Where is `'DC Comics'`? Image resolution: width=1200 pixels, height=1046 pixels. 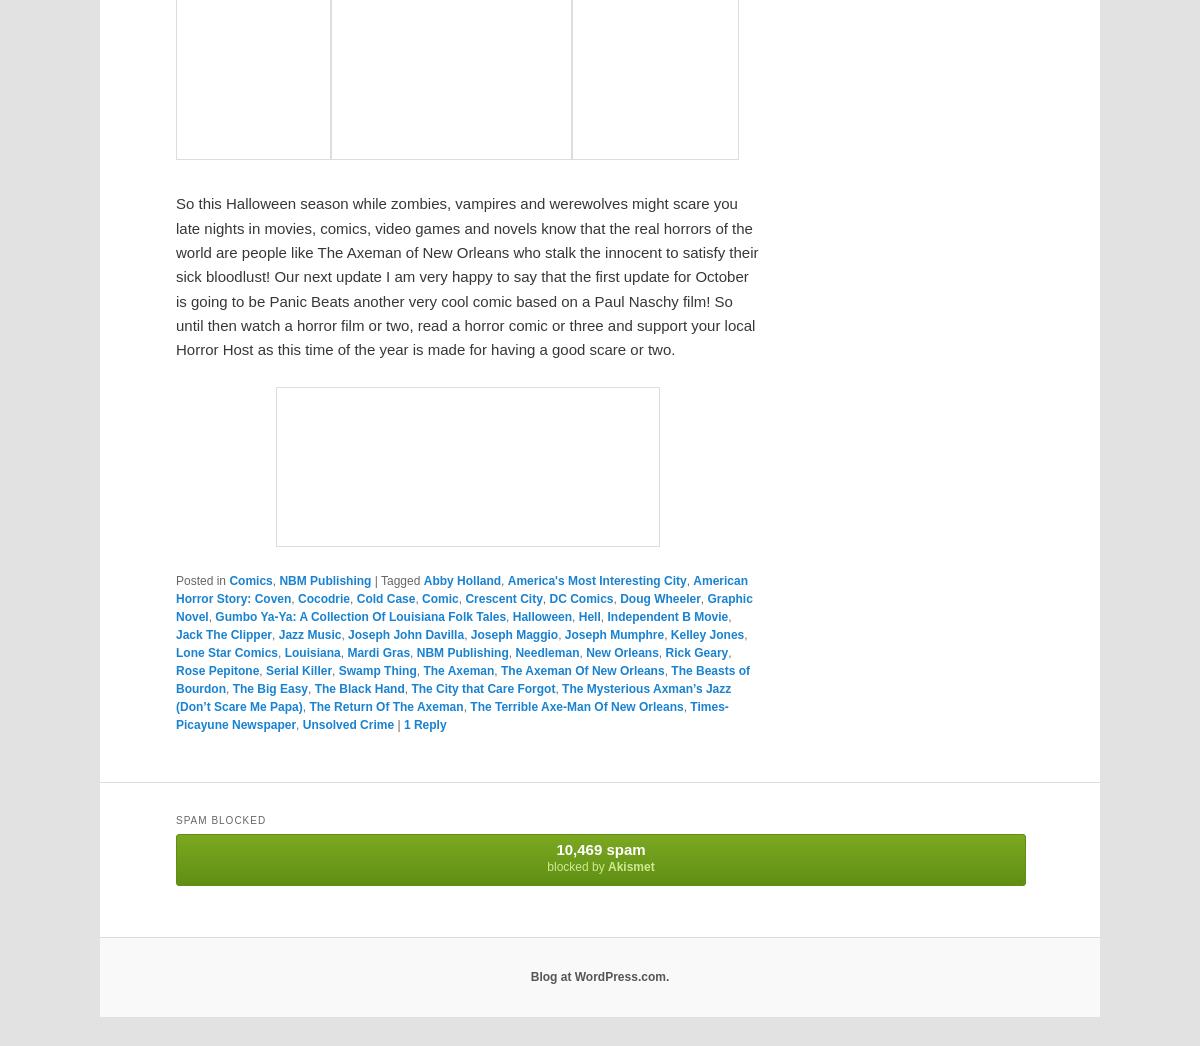
'DC Comics' is located at coordinates (580, 597).